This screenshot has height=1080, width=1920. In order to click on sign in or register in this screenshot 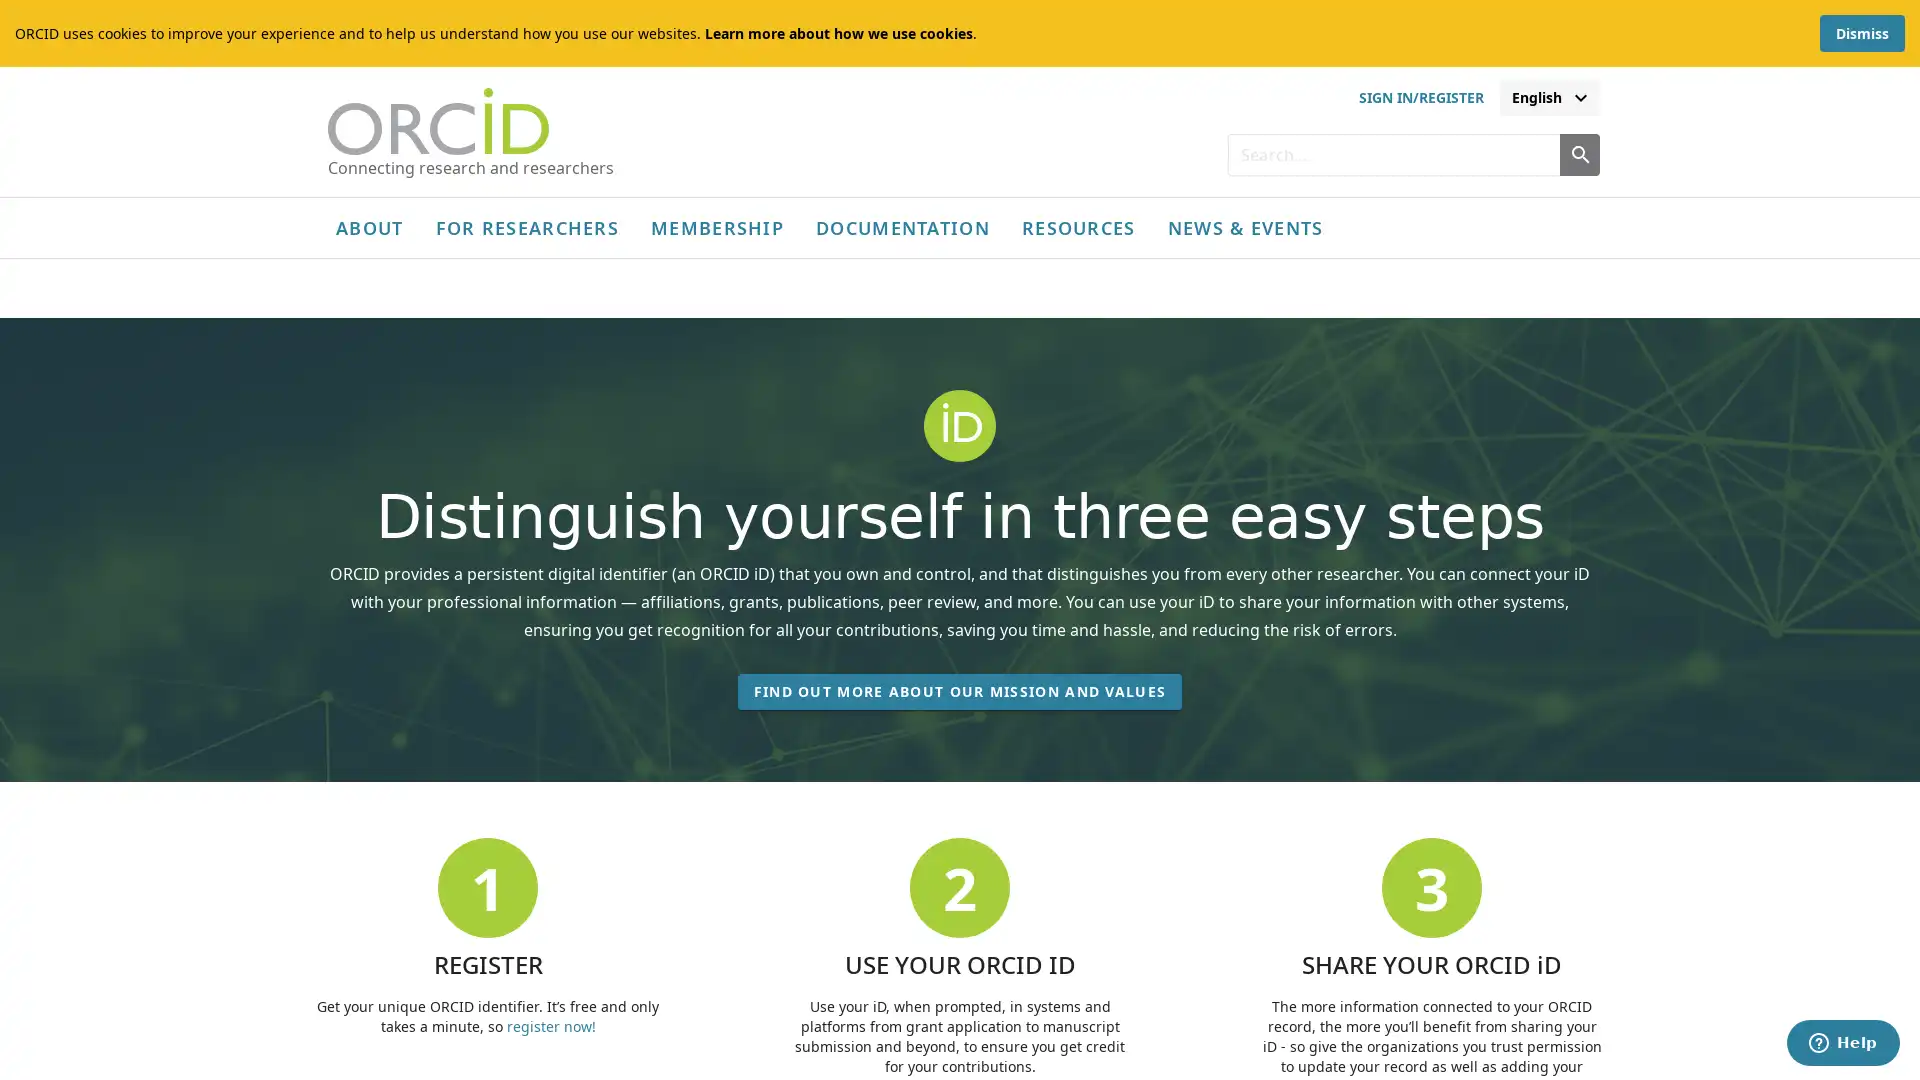, I will do `click(1419, 97)`.